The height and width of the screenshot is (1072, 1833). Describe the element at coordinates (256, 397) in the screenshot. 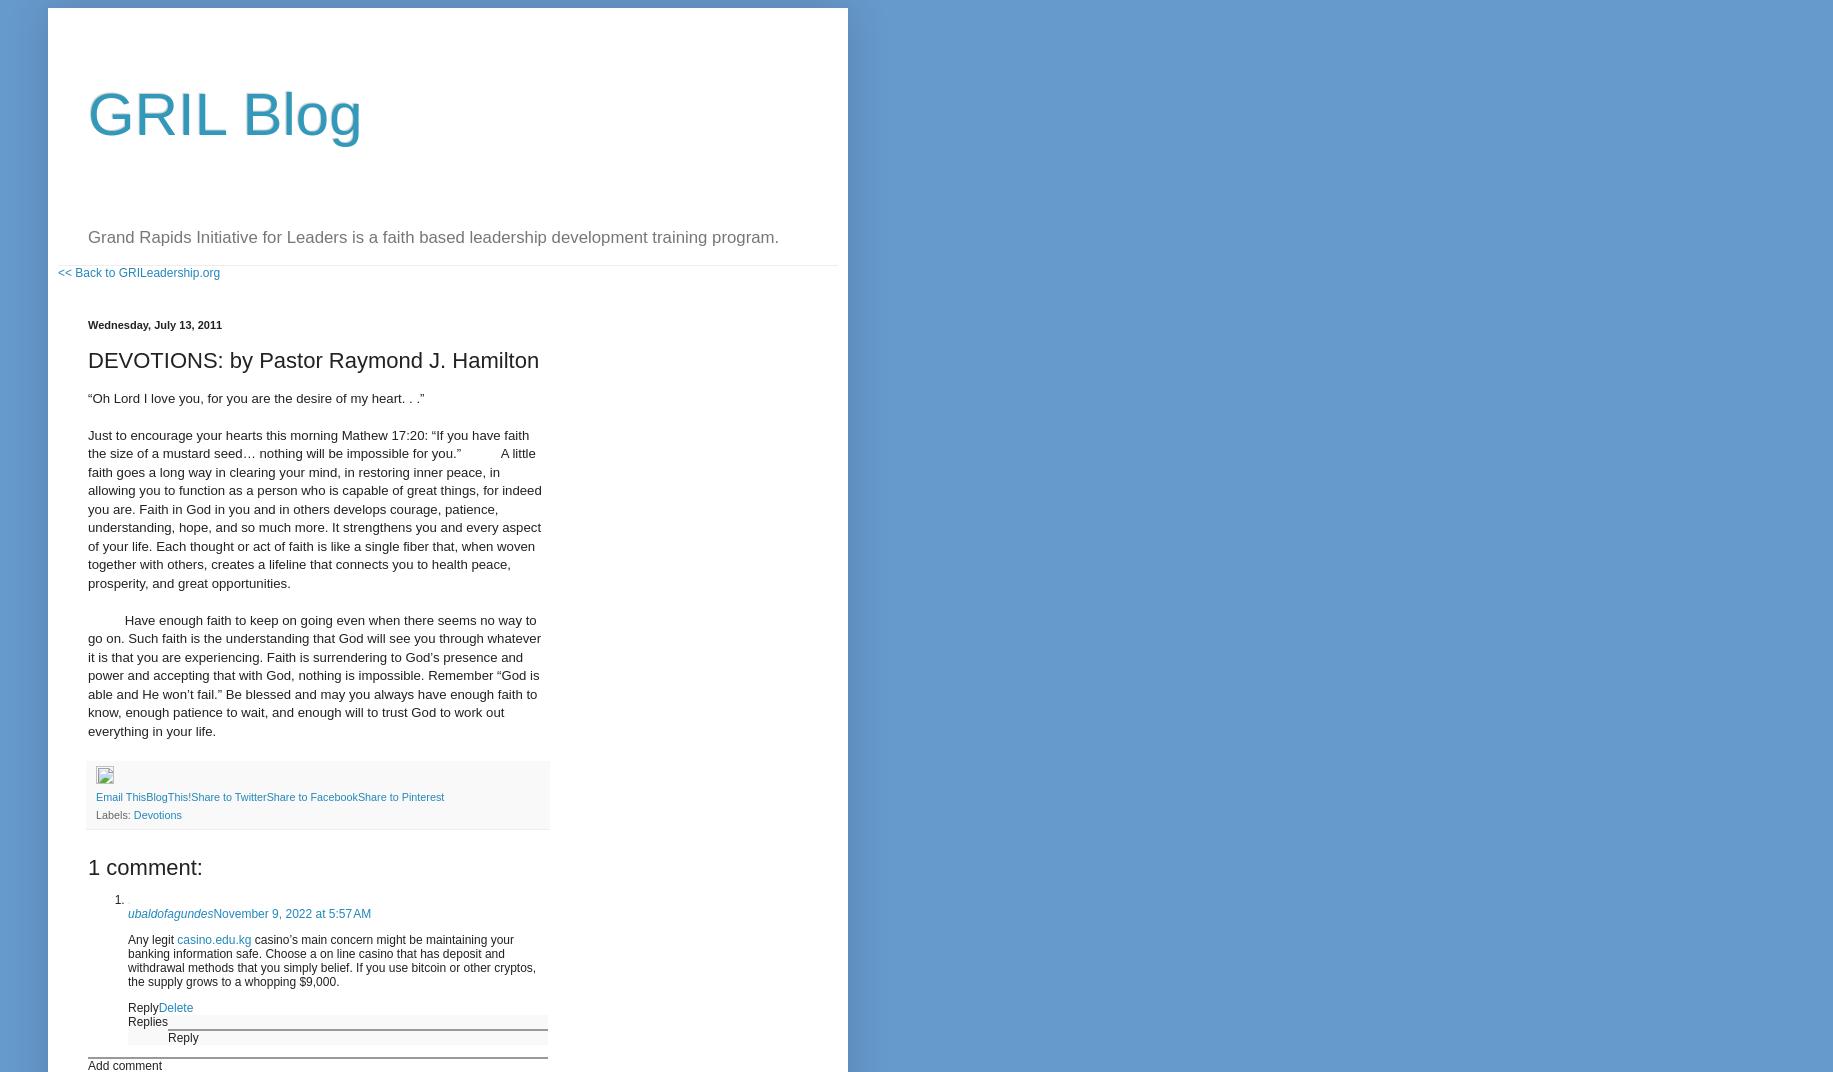

I see `'“Oh Lord I love you, for you are the desire of my heart. . .”'` at that location.